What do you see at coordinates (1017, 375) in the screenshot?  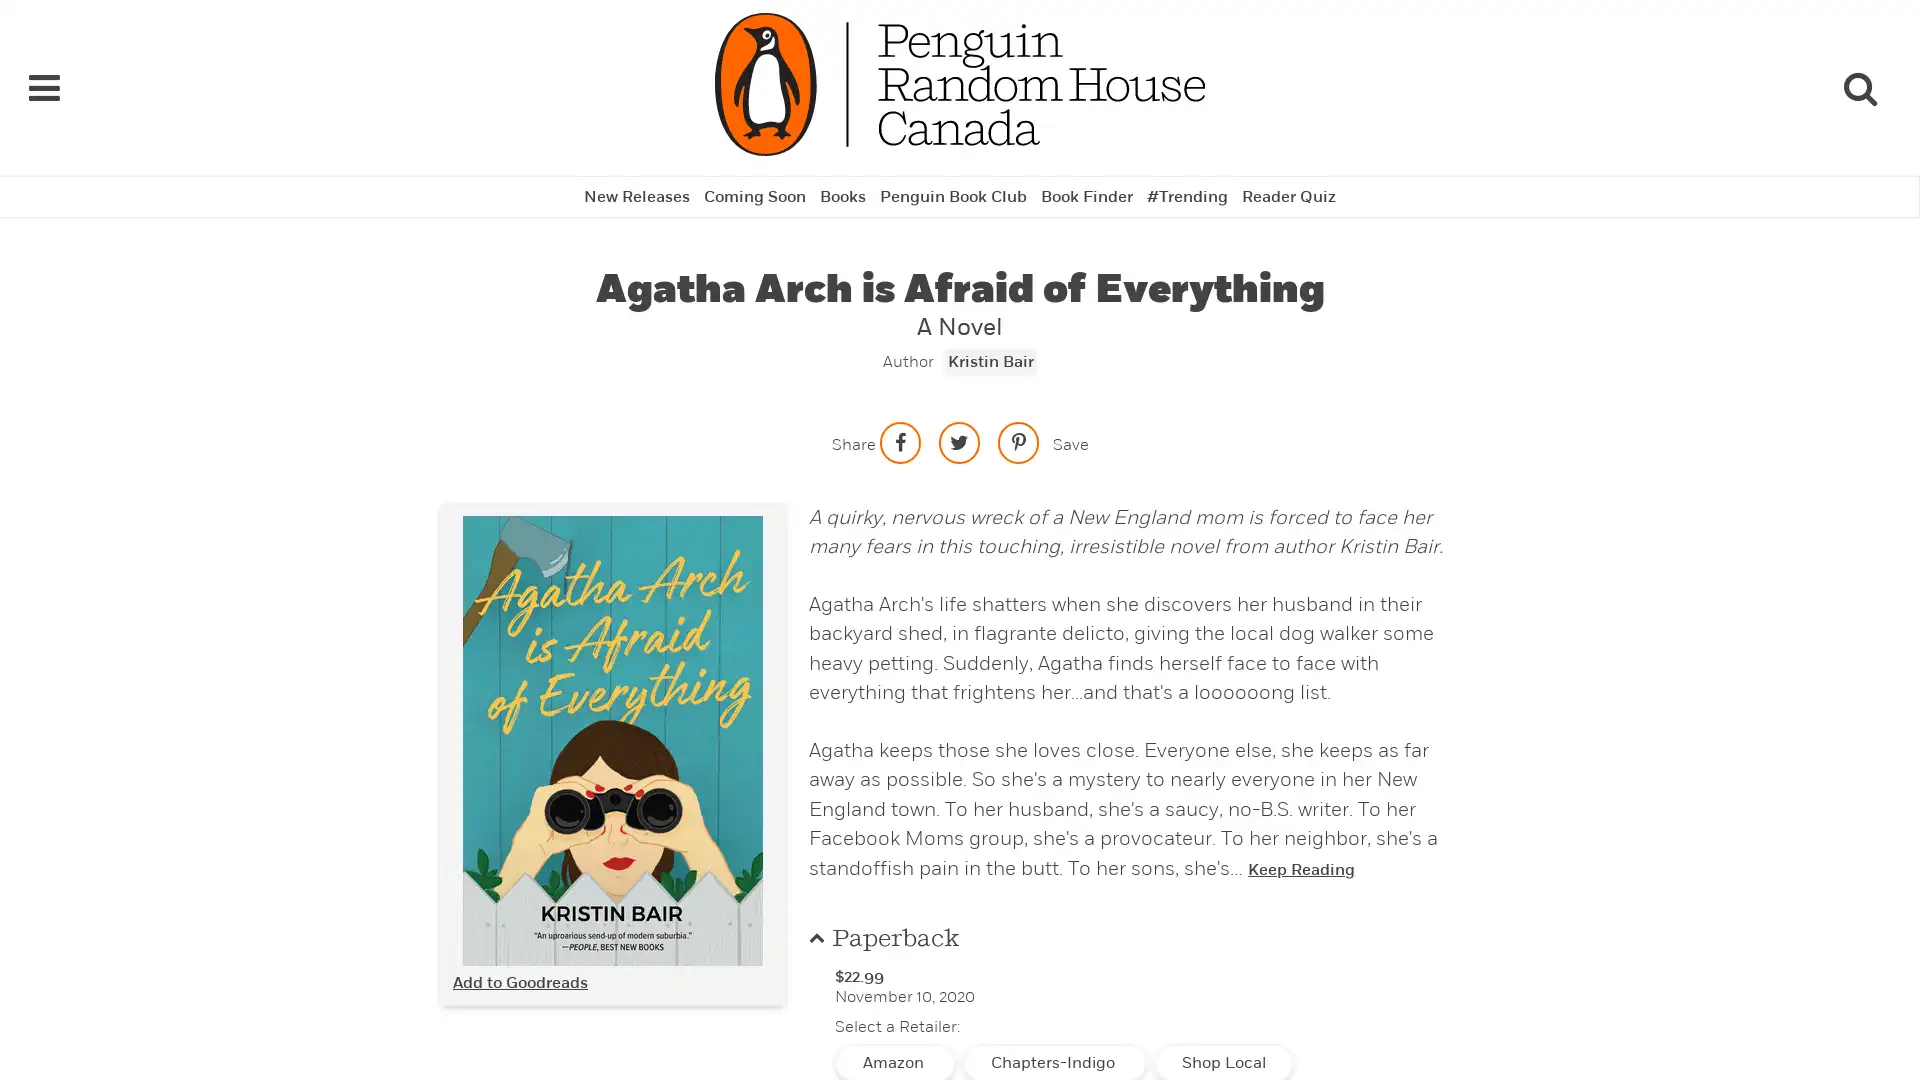 I see `Save to Pinterest` at bounding box center [1017, 375].